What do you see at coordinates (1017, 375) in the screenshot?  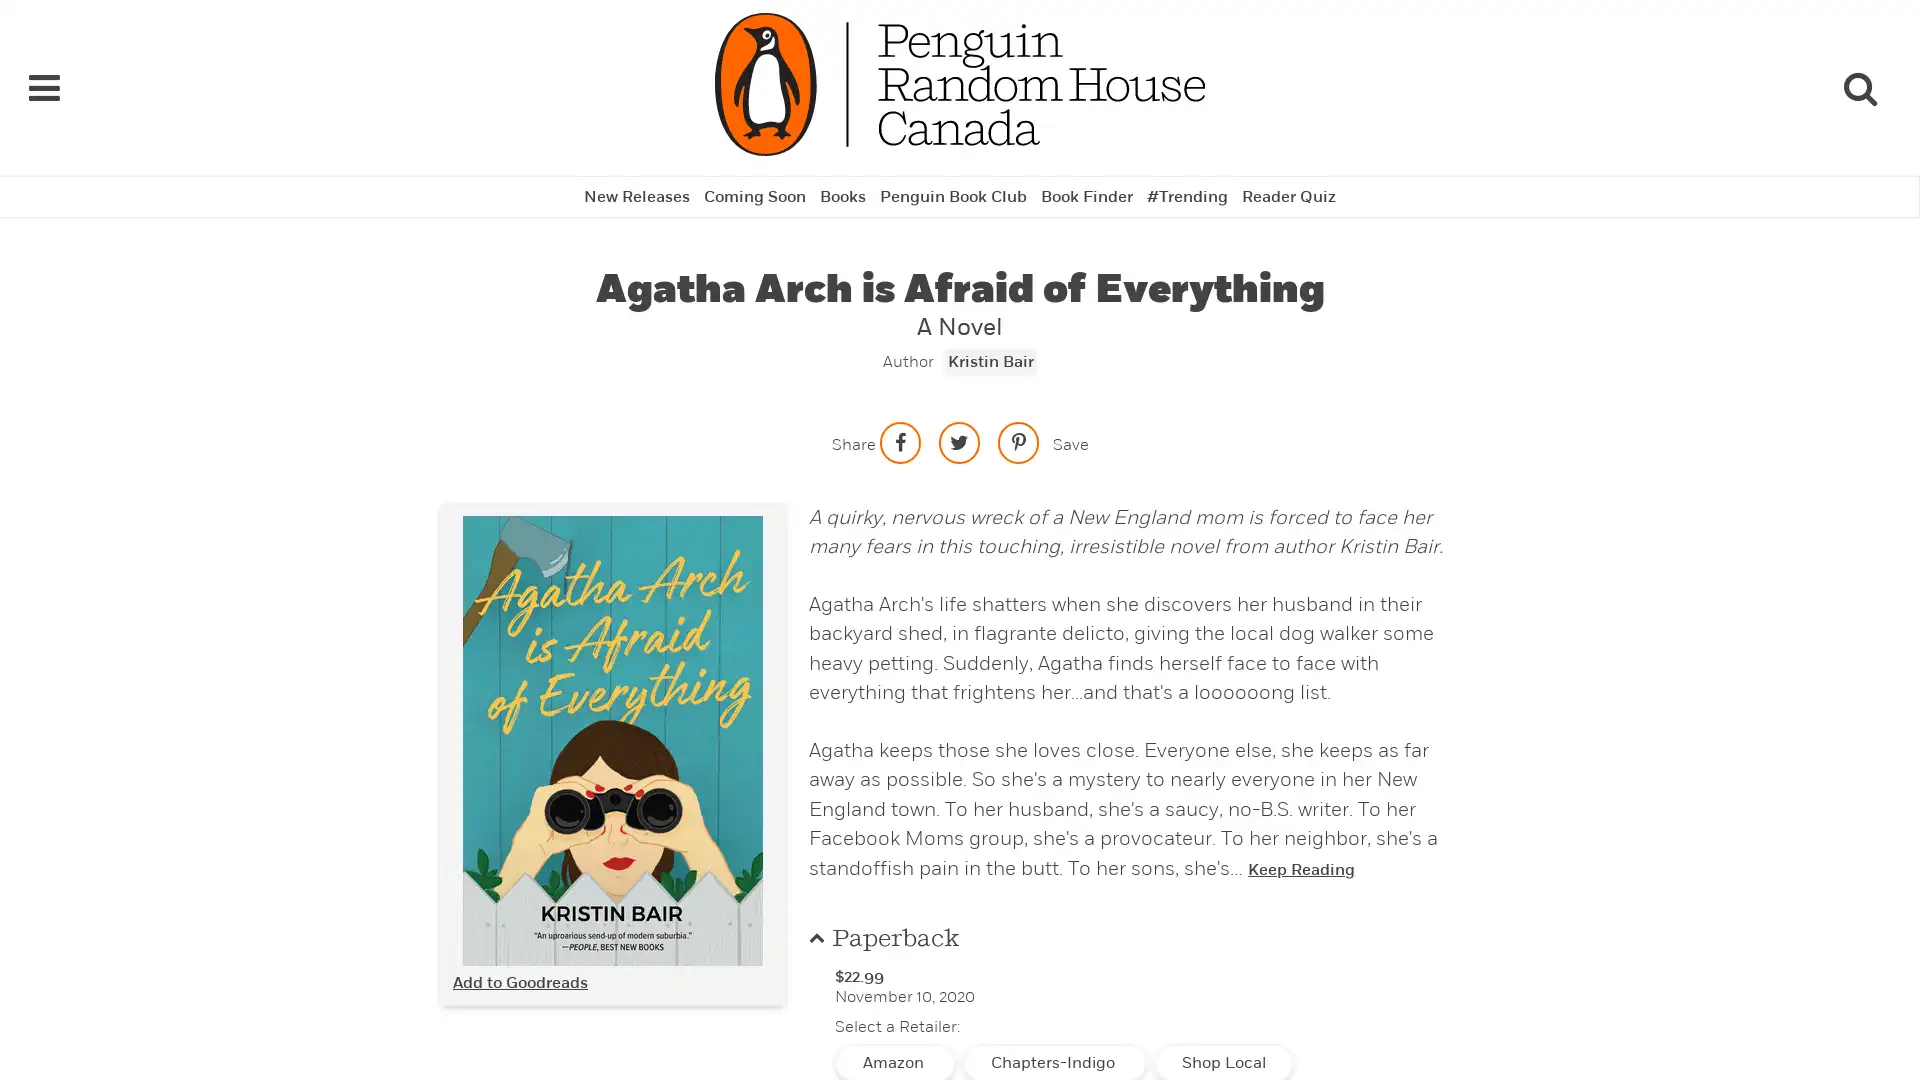 I see `Save to Pinterest` at bounding box center [1017, 375].